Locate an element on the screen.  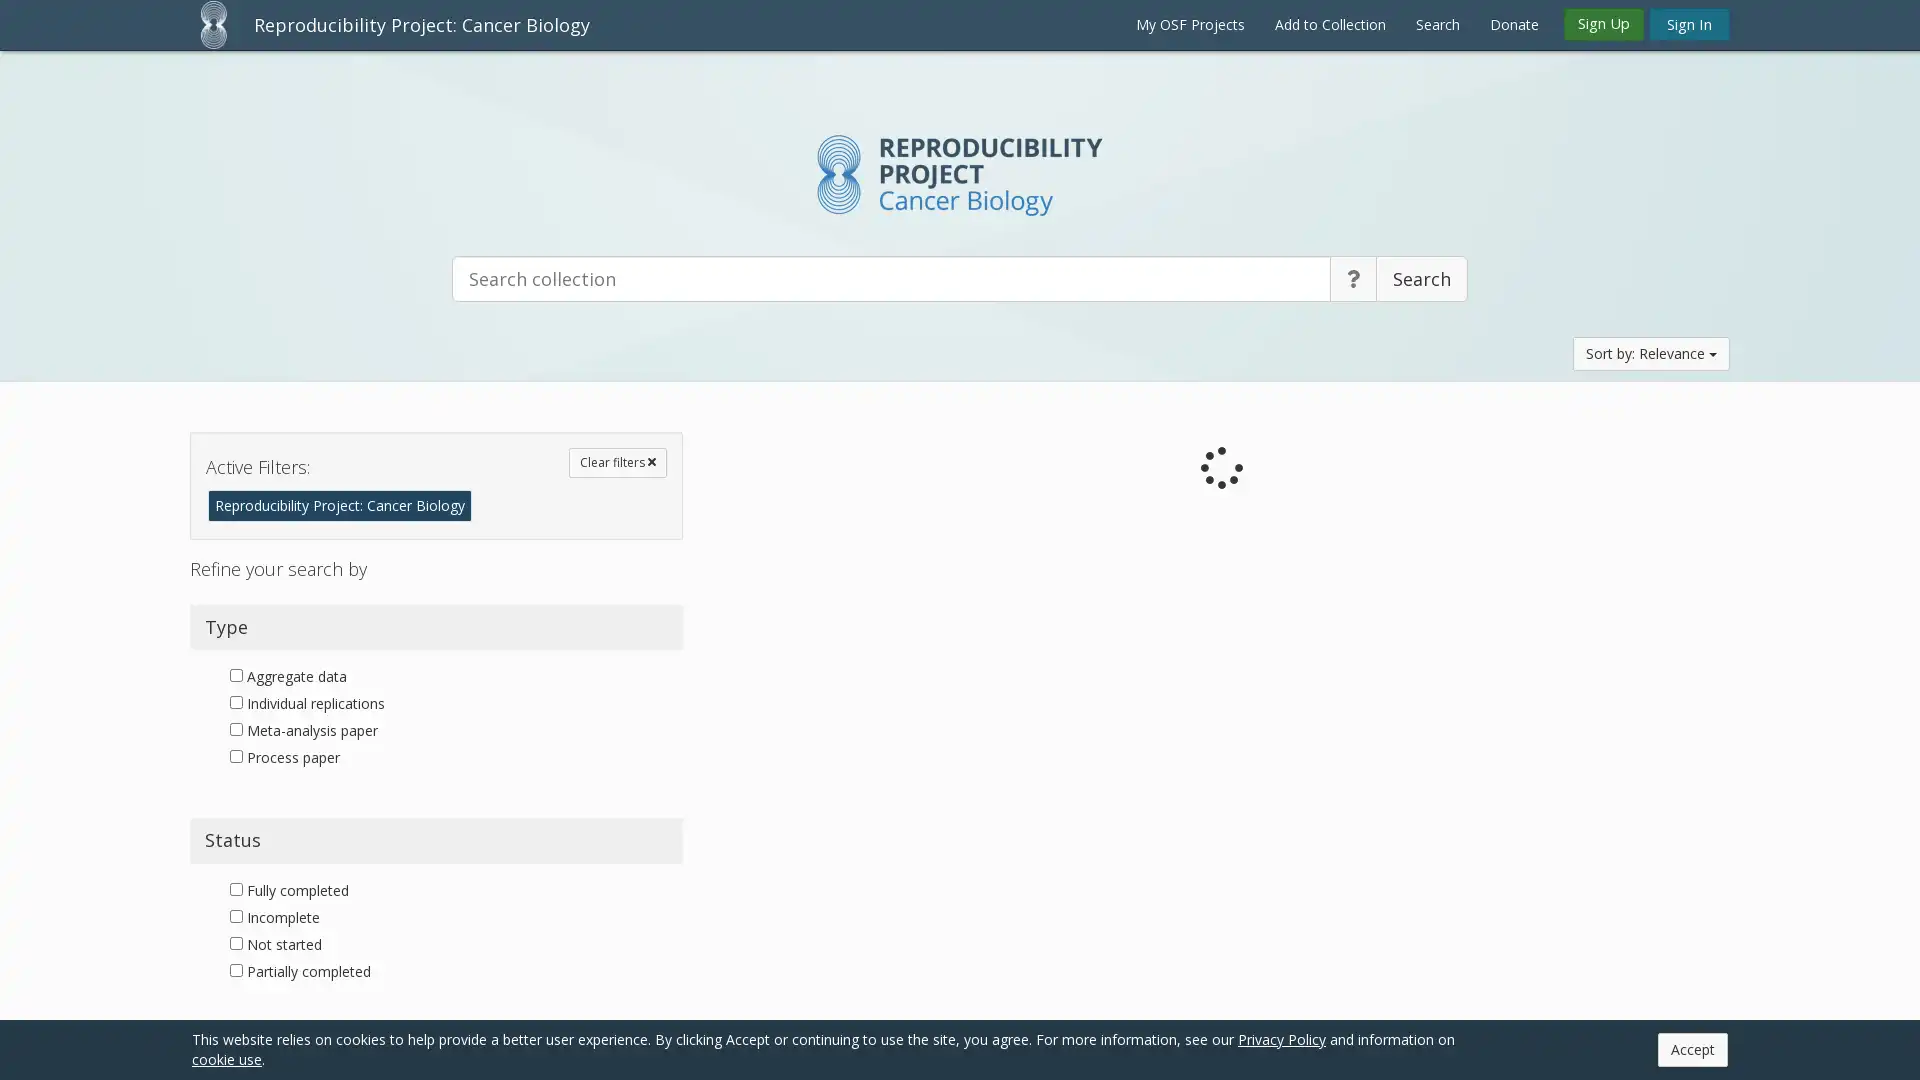
Search is located at coordinates (1437, 24).